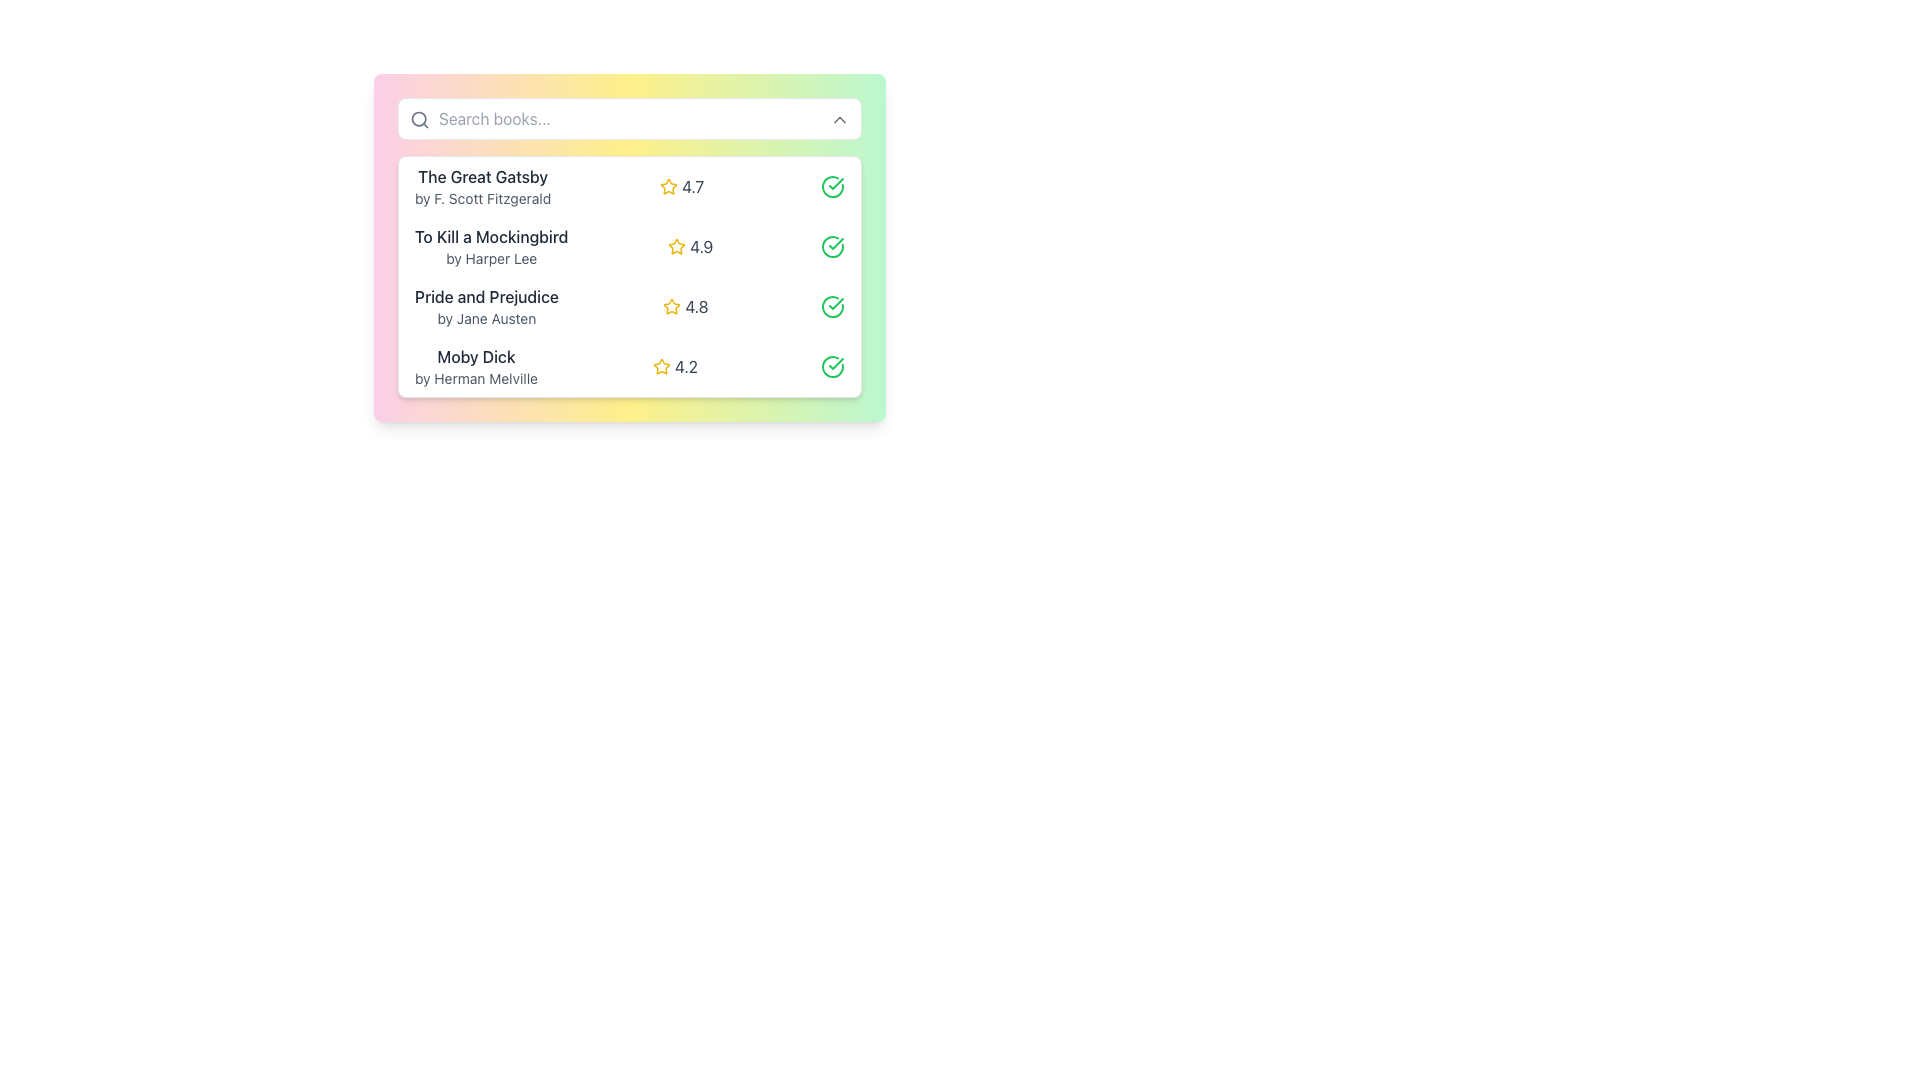  What do you see at coordinates (419, 119) in the screenshot?
I see `the small search icon represented by a magnifying glass located at the left-most side of the search input field, adjacent to the placeholder text 'Search books...'` at bounding box center [419, 119].